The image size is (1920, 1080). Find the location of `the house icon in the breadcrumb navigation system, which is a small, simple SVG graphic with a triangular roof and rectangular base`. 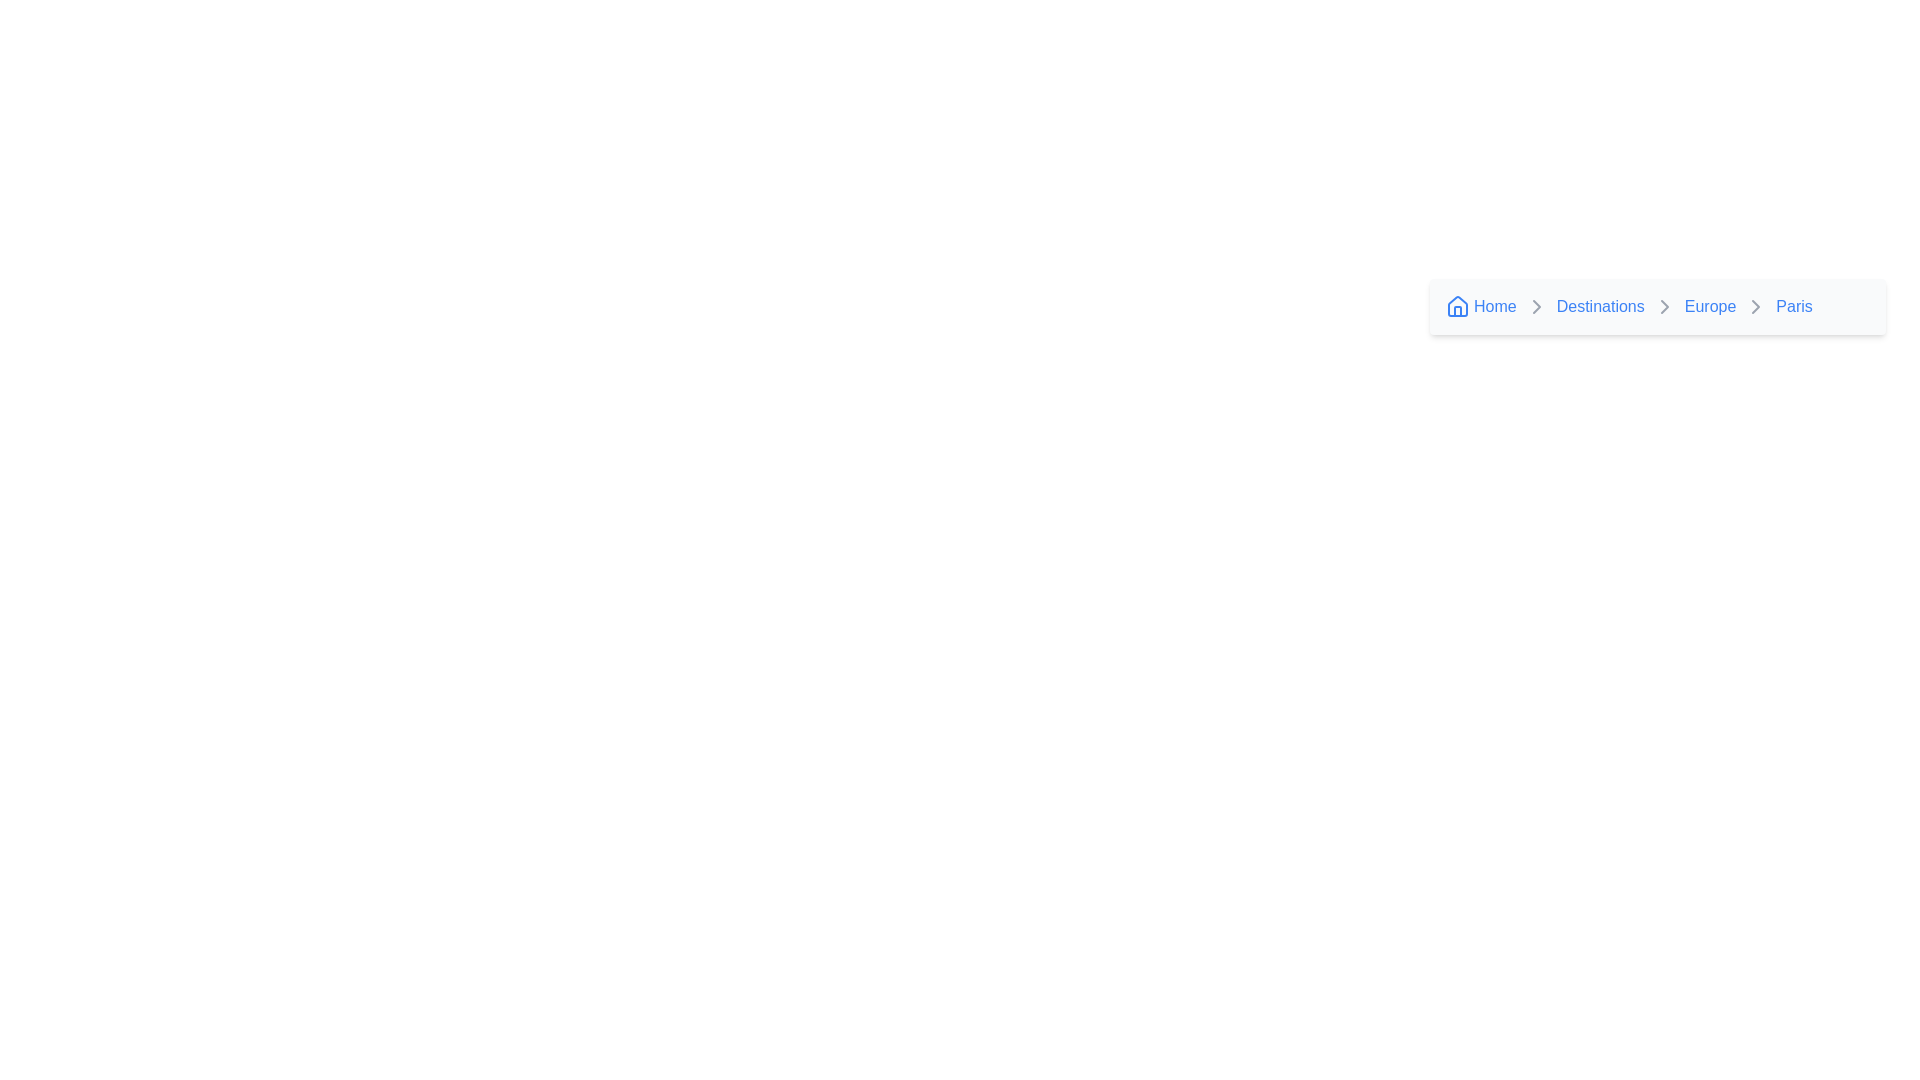

the house icon in the breadcrumb navigation system, which is a small, simple SVG graphic with a triangular roof and rectangular base is located at coordinates (1458, 305).